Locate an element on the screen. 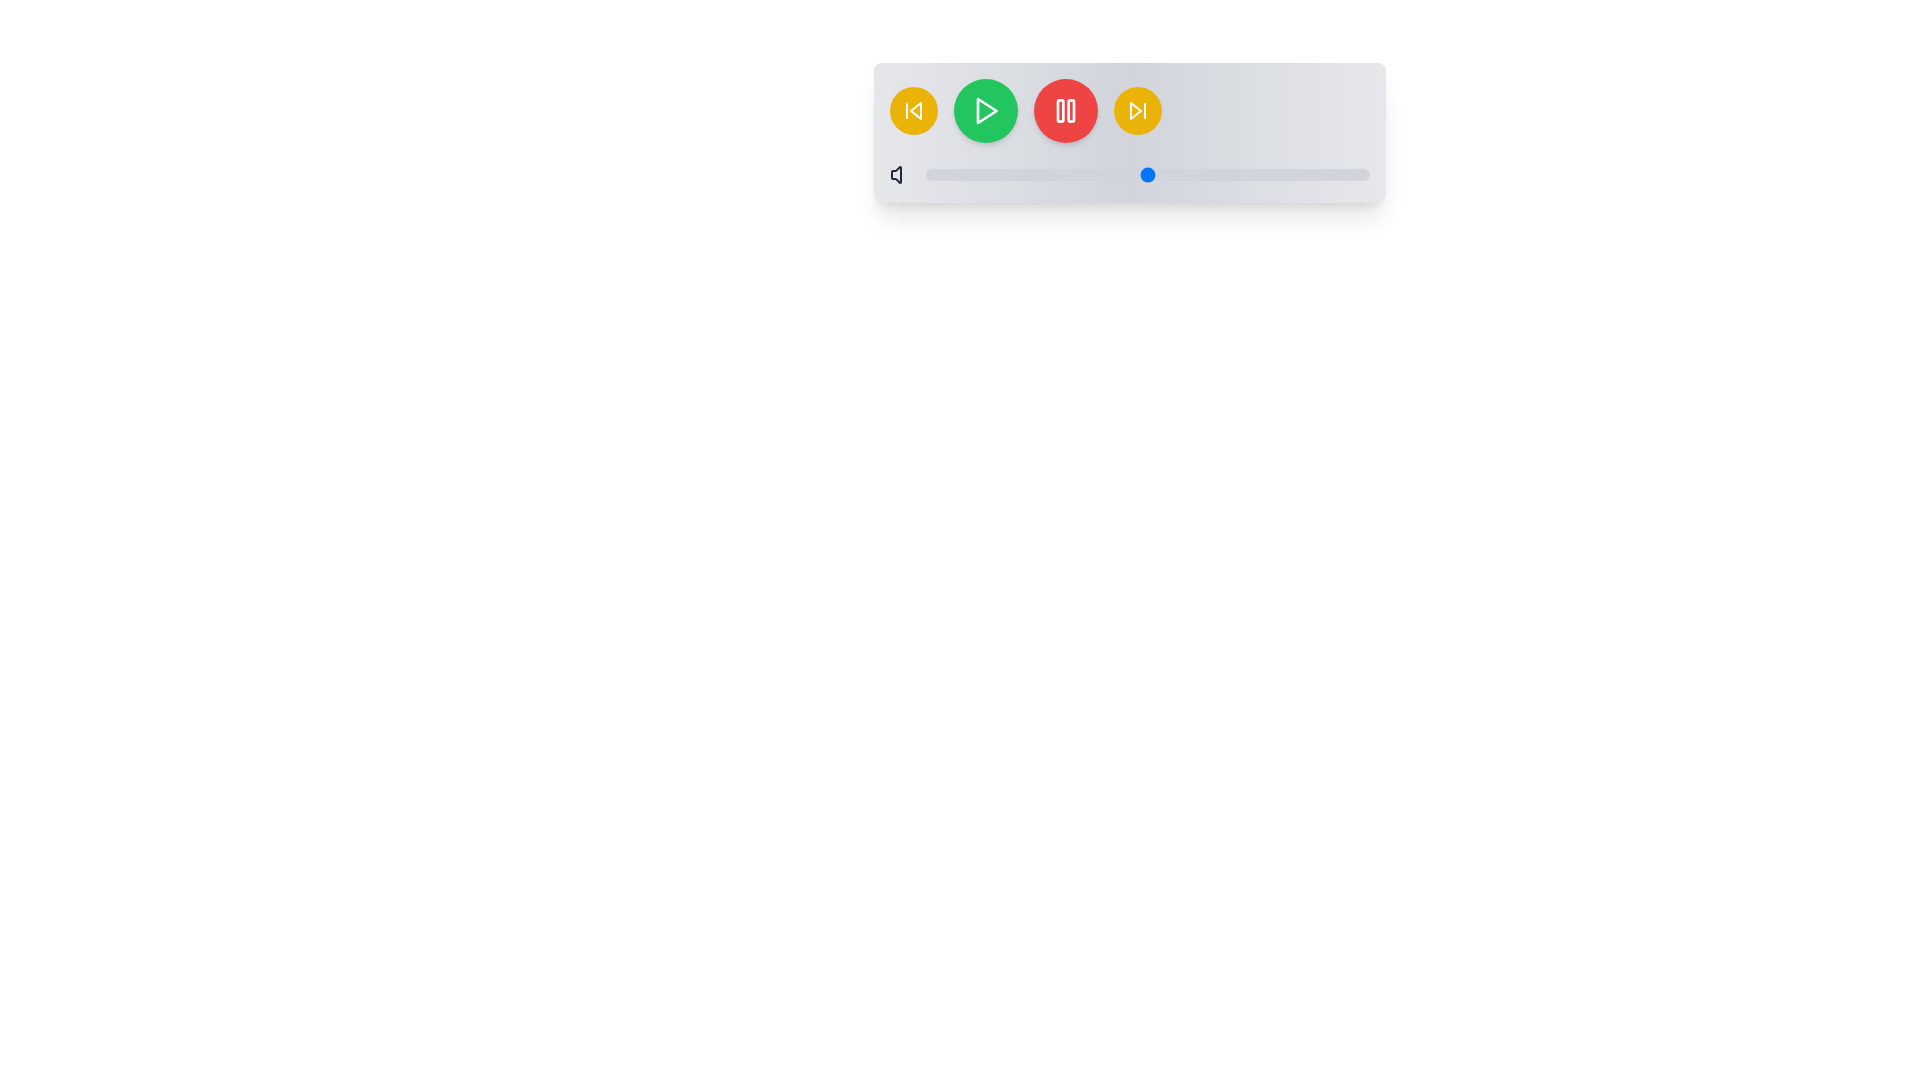  the slider position is located at coordinates (1079, 173).